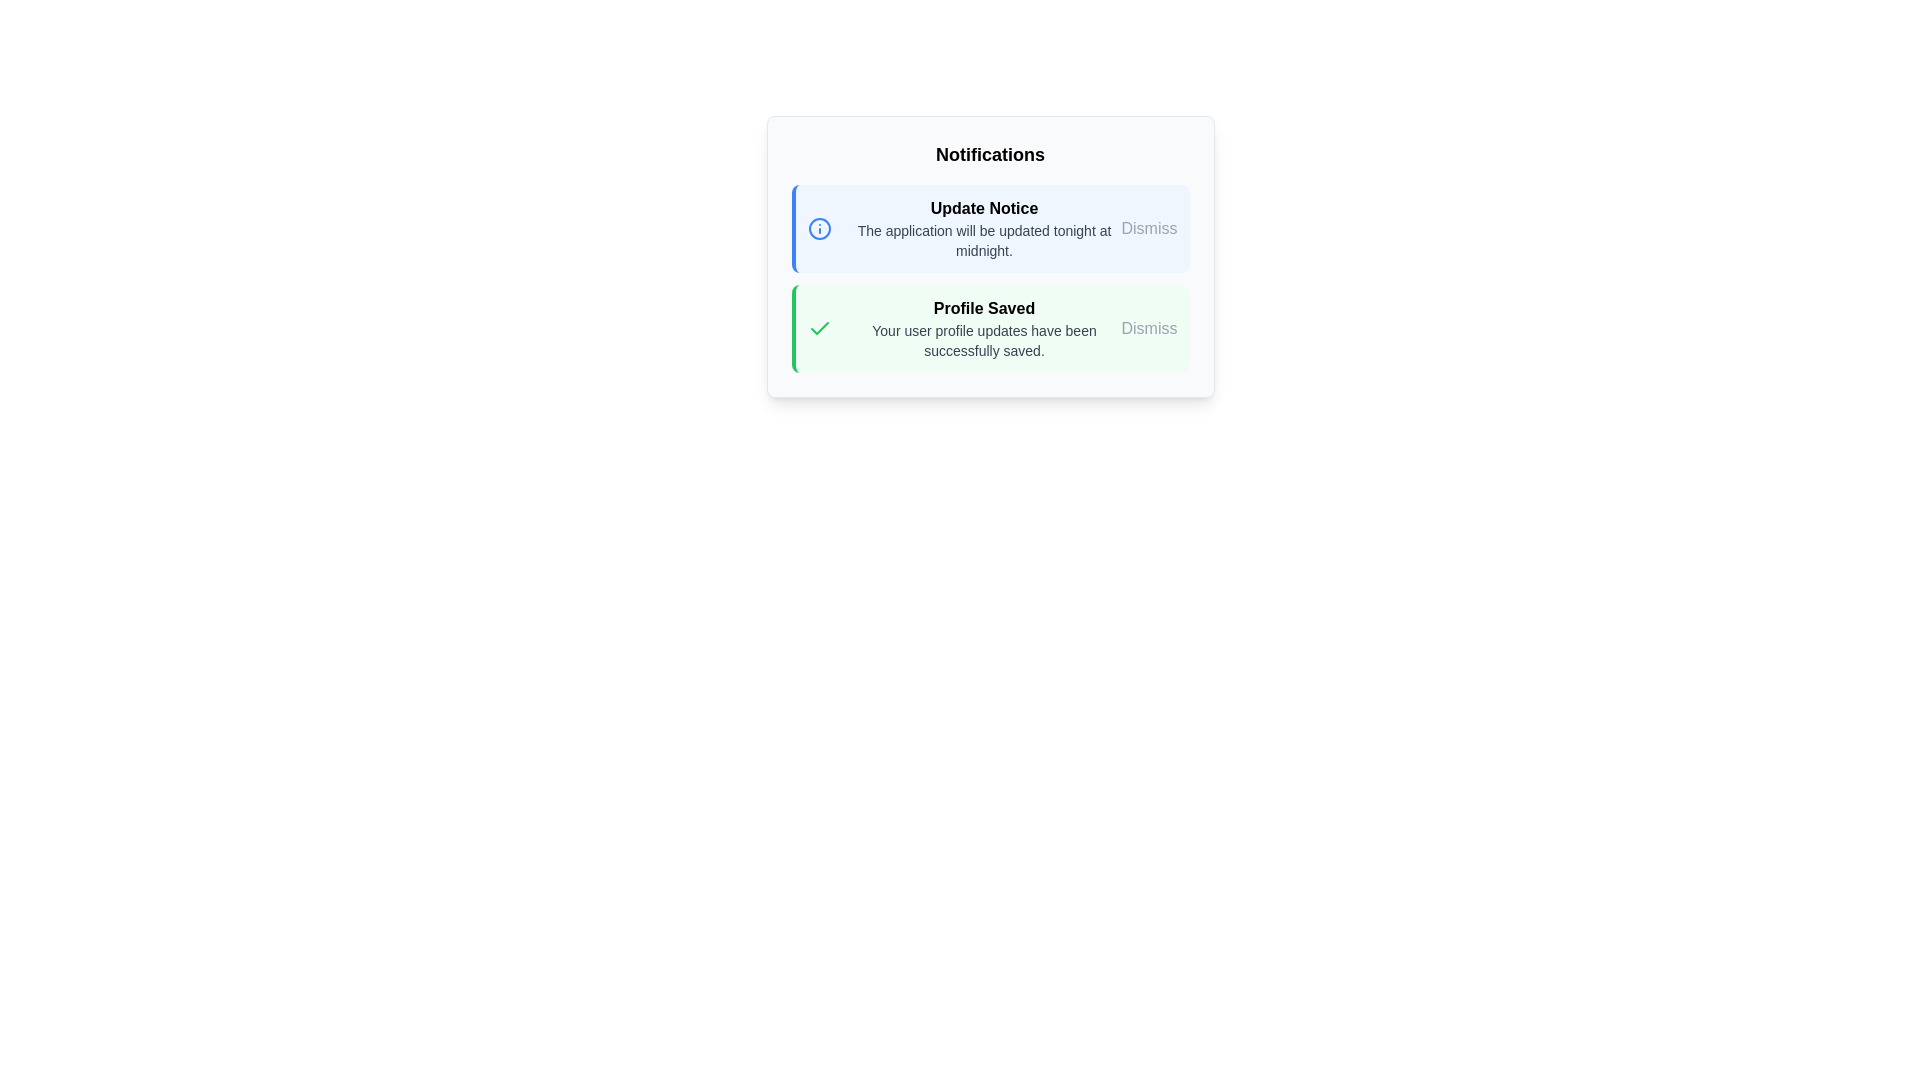 The image size is (1920, 1080). What do you see at coordinates (819, 227) in the screenshot?
I see `the informational indicator icon located to the left of the 'Update Notice' text in the top notification item` at bounding box center [819, 227].